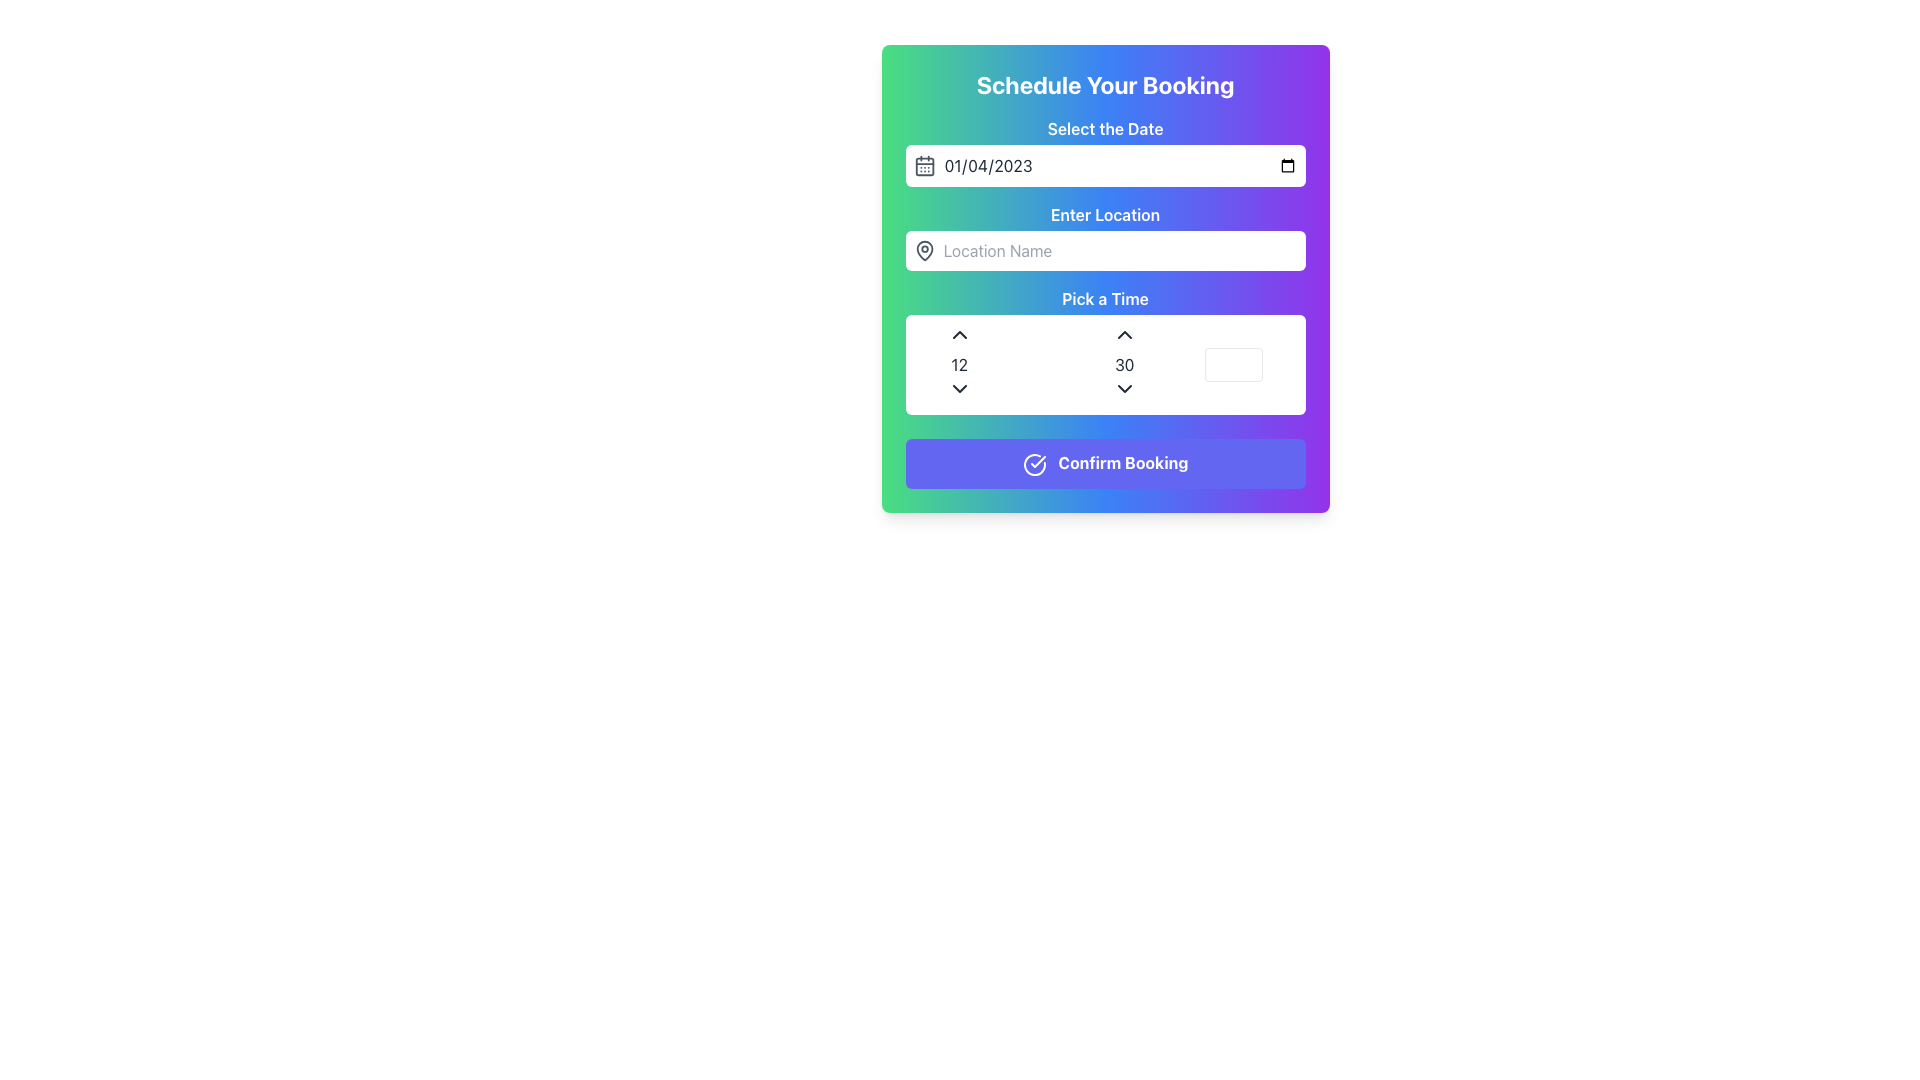  I want to click on the text label 'Select the Date', which provides contextual information above the date input field, so click(1104, 150).